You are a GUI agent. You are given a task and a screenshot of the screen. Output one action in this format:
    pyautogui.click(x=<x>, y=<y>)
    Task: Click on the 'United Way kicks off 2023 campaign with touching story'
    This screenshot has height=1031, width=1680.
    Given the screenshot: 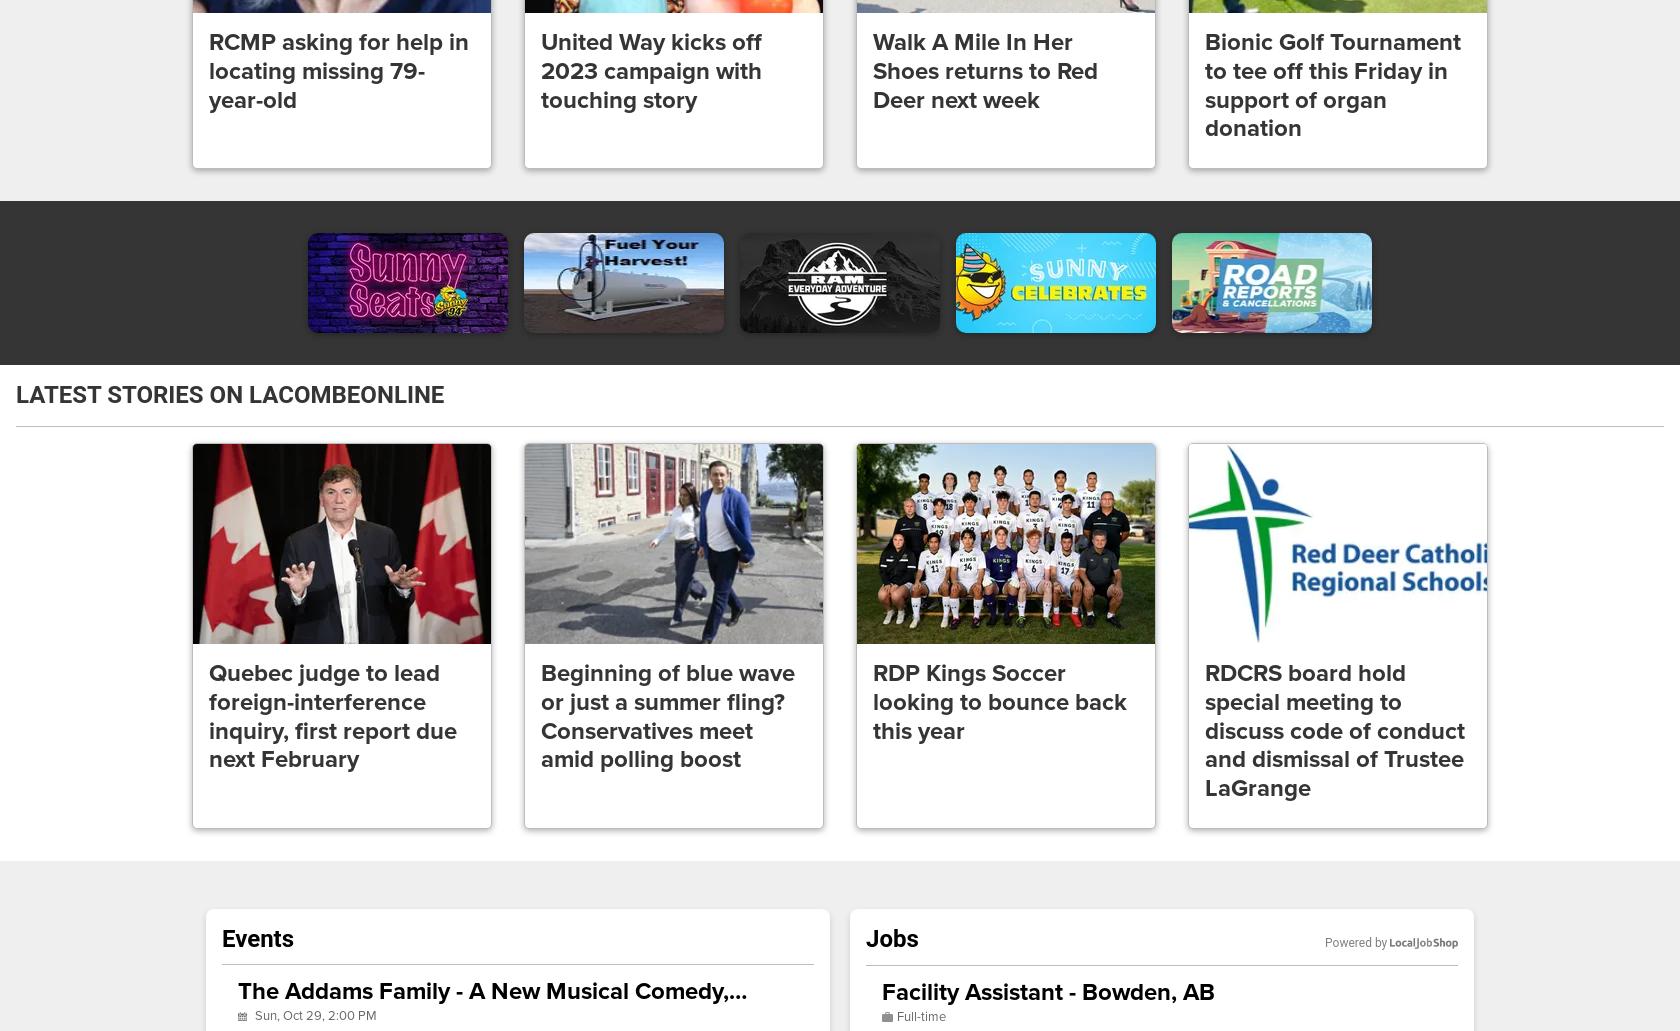 What is the action you would take?
    pyautogui.click(x=540, y=71)
    